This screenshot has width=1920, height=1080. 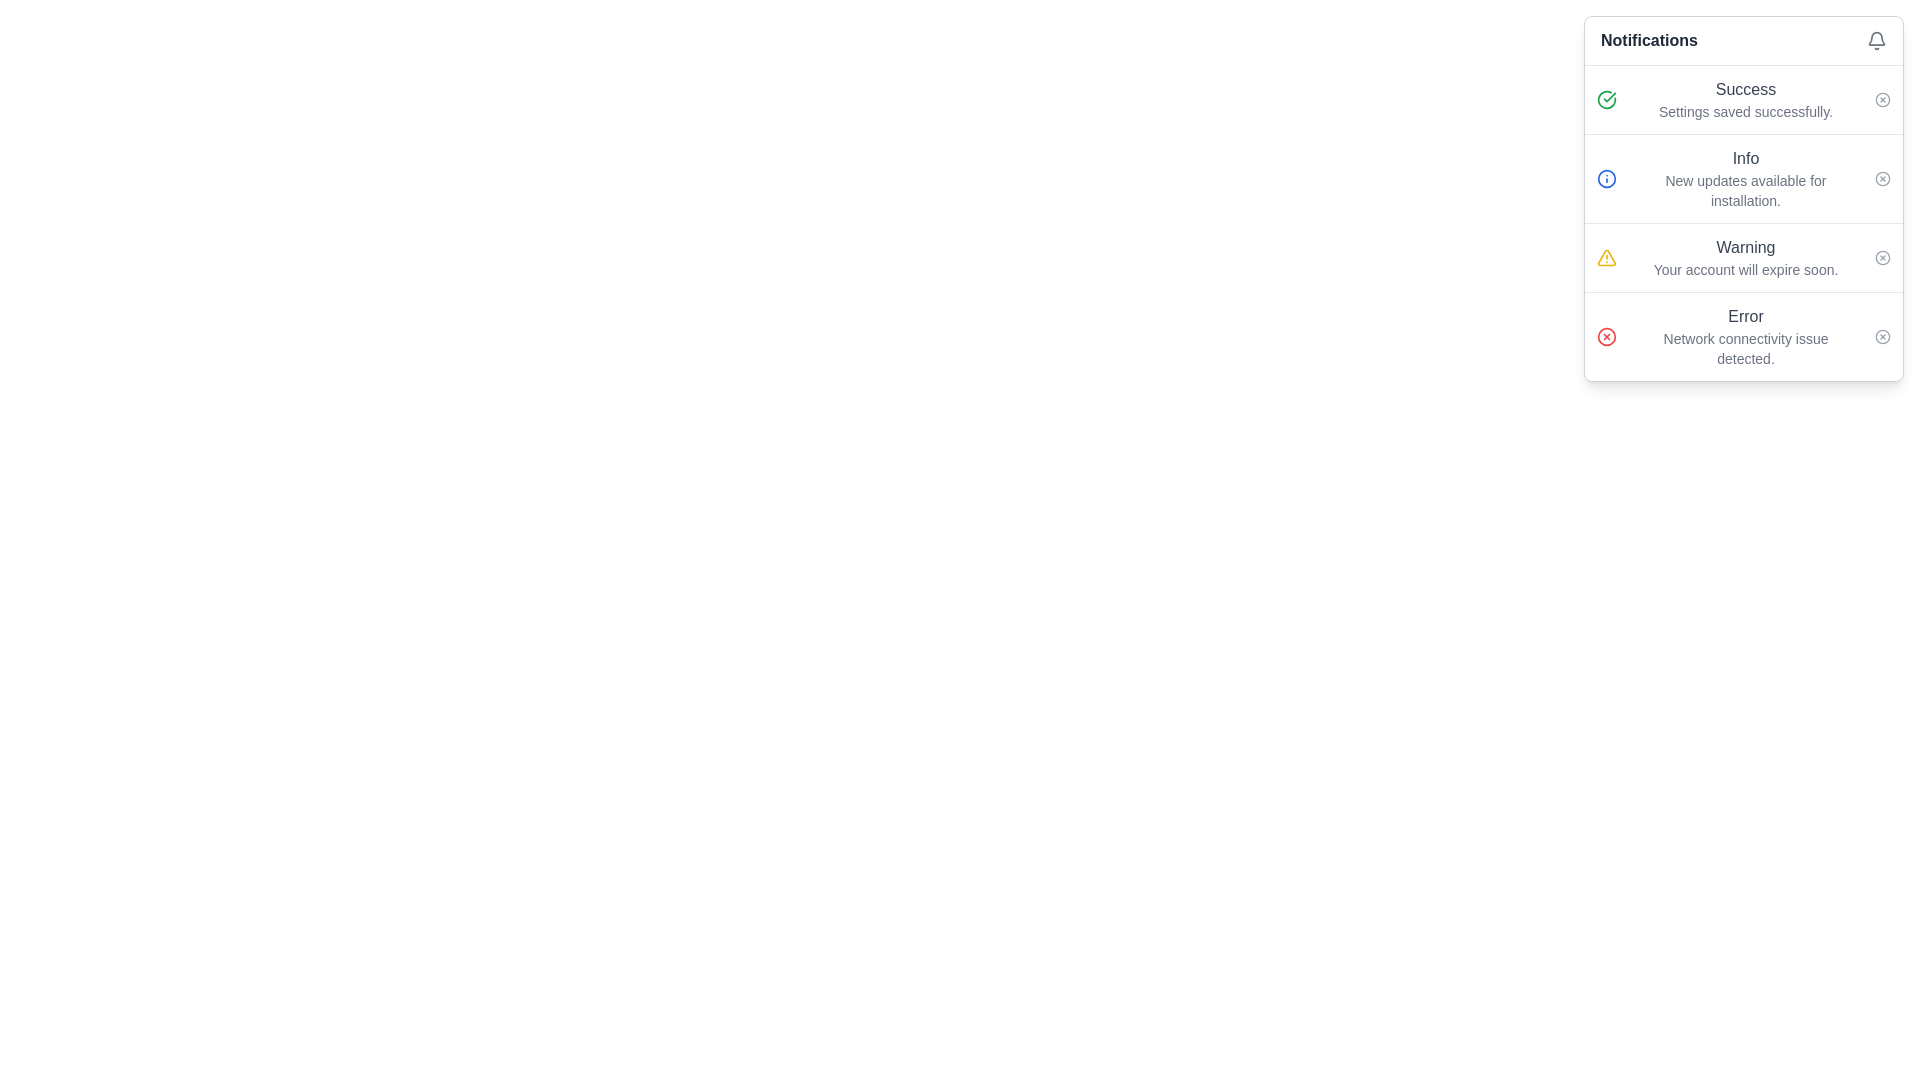 What do you see at coordinates (1607, 335) in the screenshot?
I see `the red circular icon with a cross symbol, which is the leading icon of the fourth notification entry indicating a network connectivity issue` at bounding box center [1607, 335].